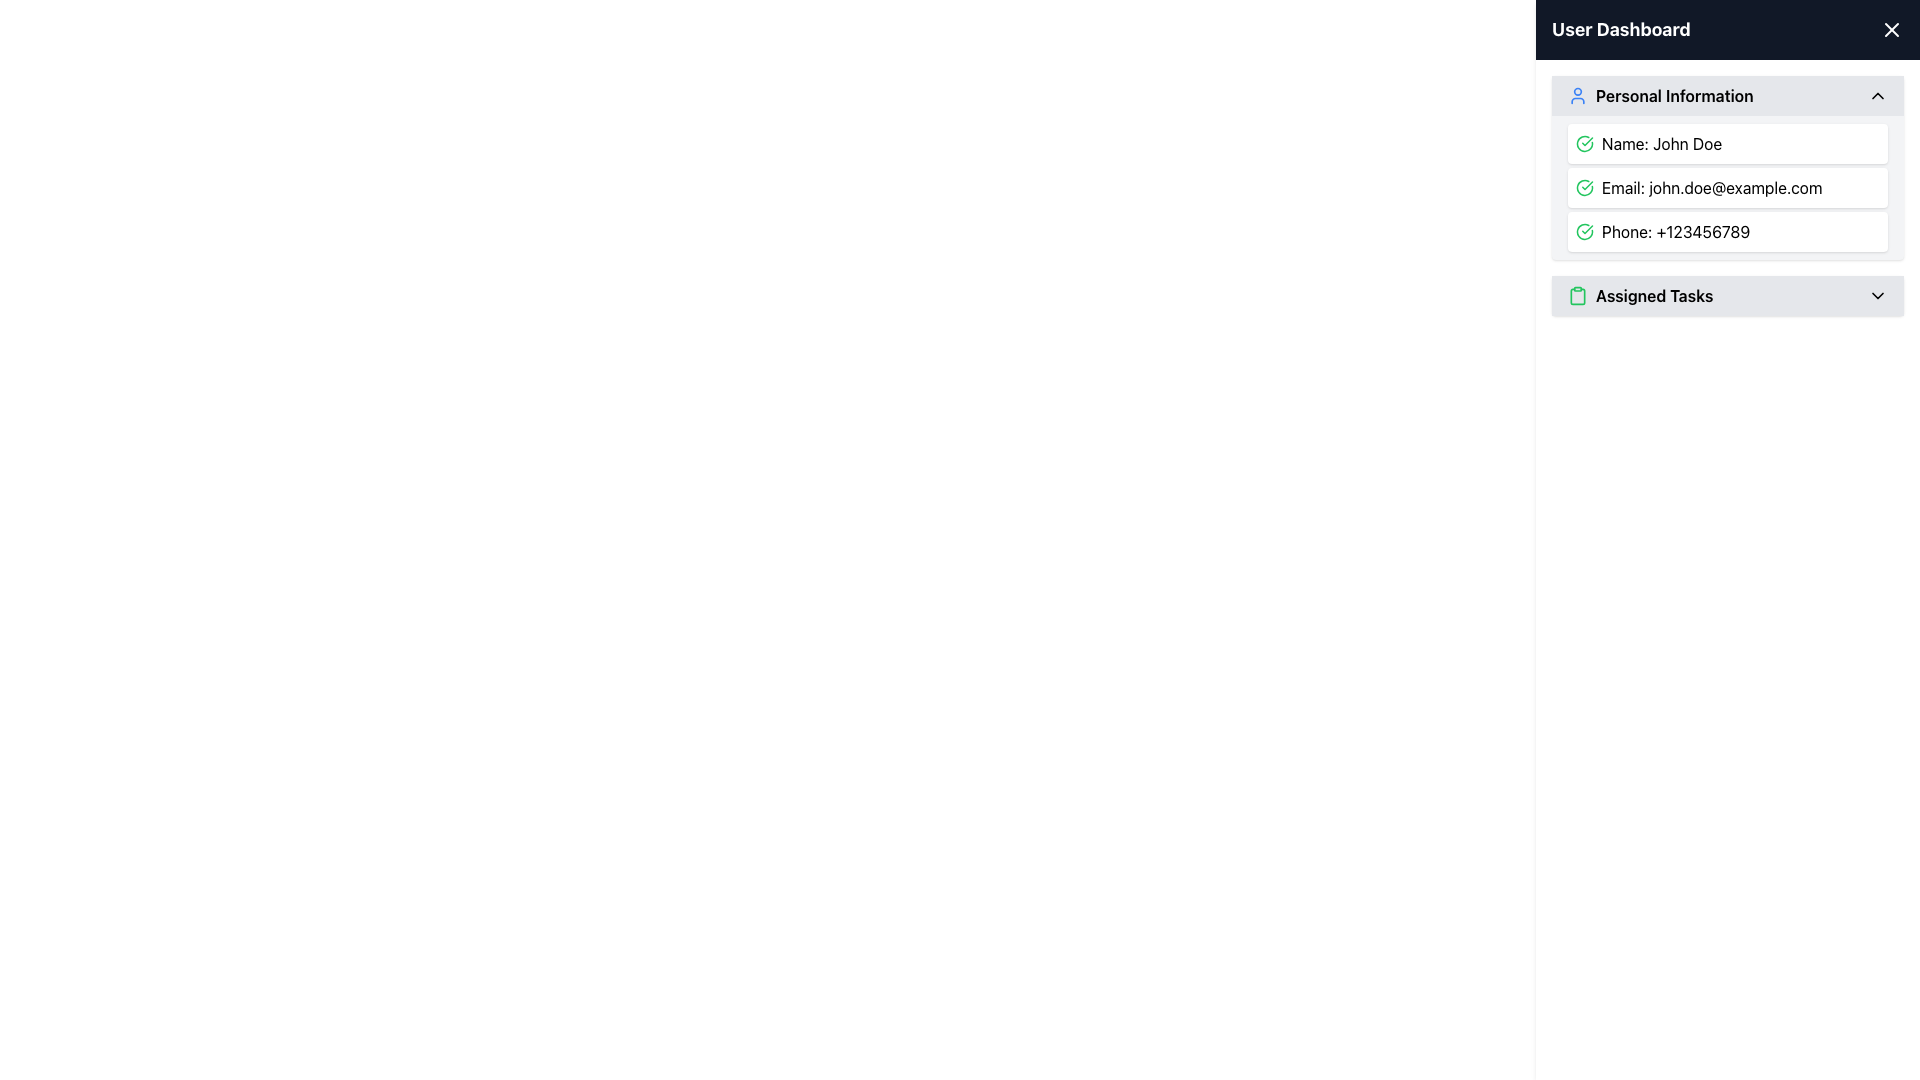  Describe the element at coordinates (1676, 230) in the screenshot. I see `the Text Label displaying the user's phone number, which is located below the 'Name: John Doe' and 'Email: john.doe@example.com' fields in the 'Personal Information' section` at that location.